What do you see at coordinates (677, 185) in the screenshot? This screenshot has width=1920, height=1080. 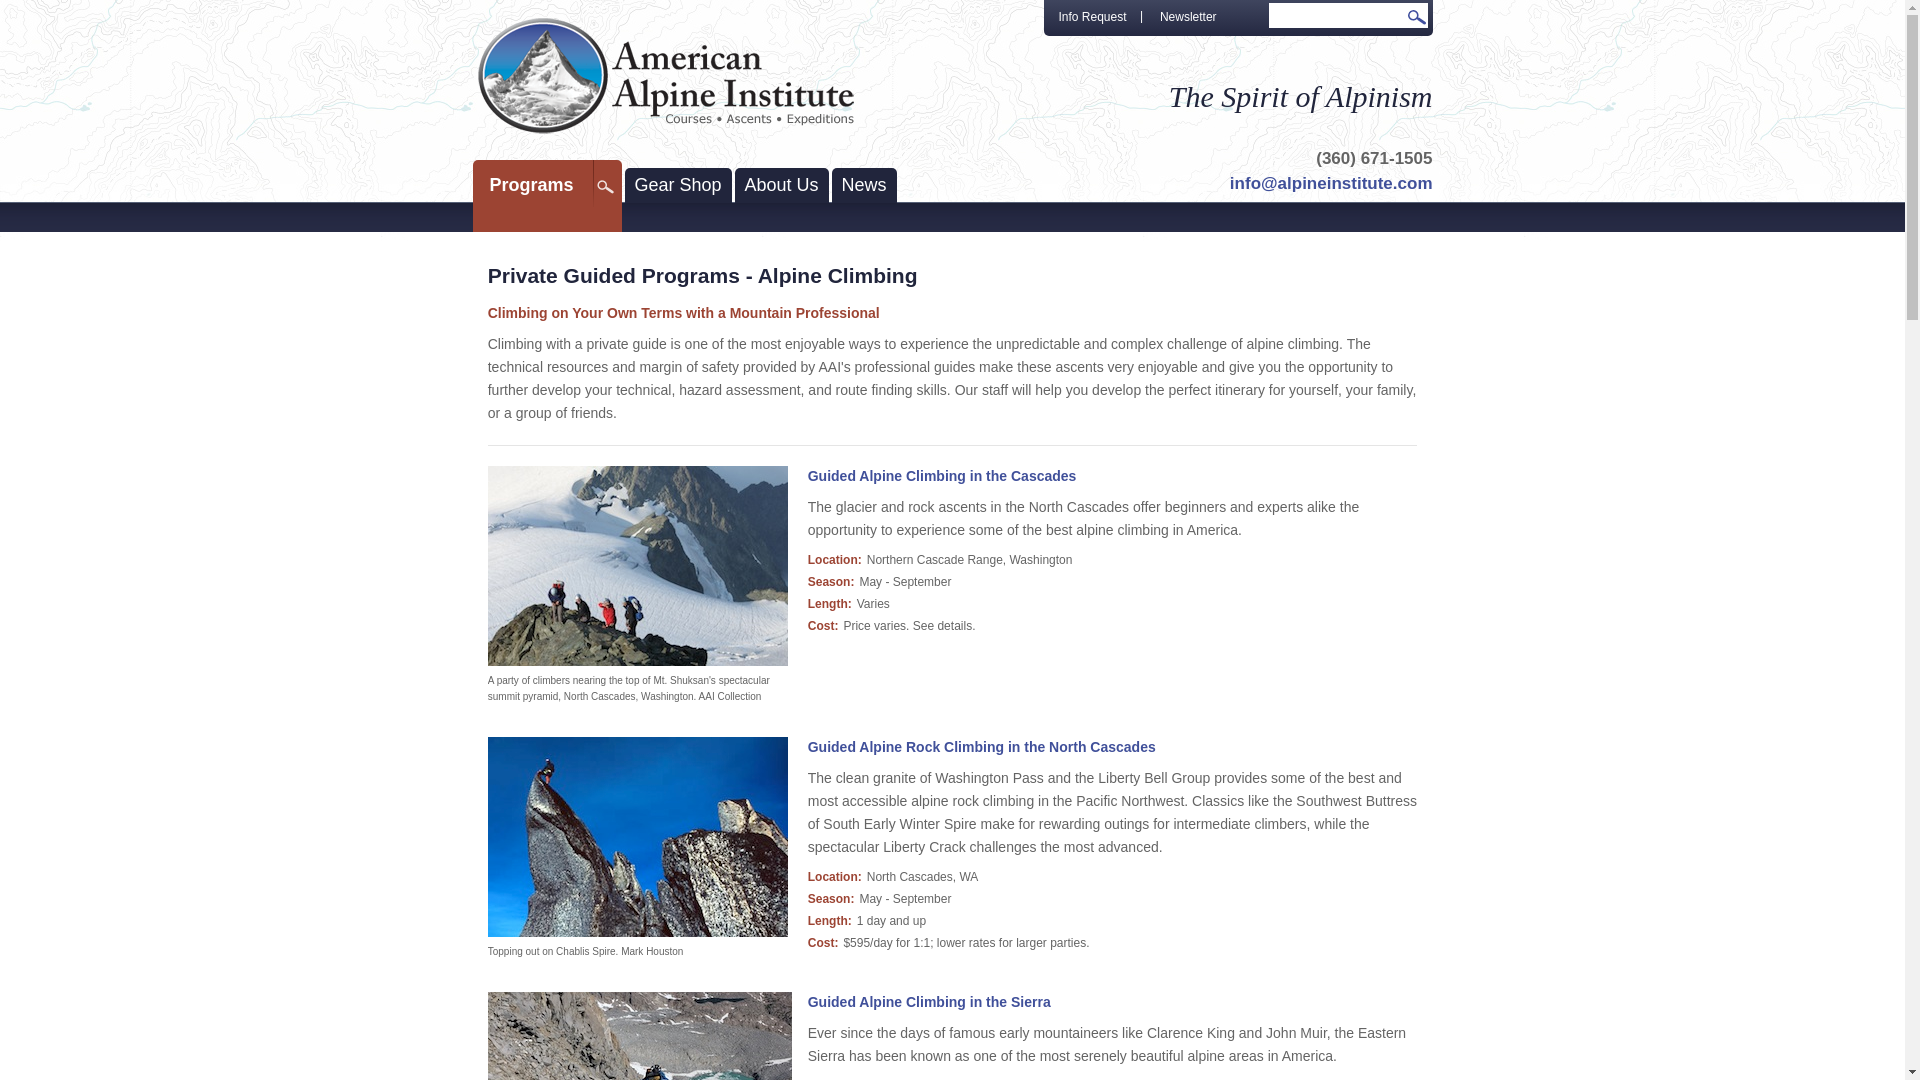 I see `'Gear Shop'` at bounding box center [677, 185].